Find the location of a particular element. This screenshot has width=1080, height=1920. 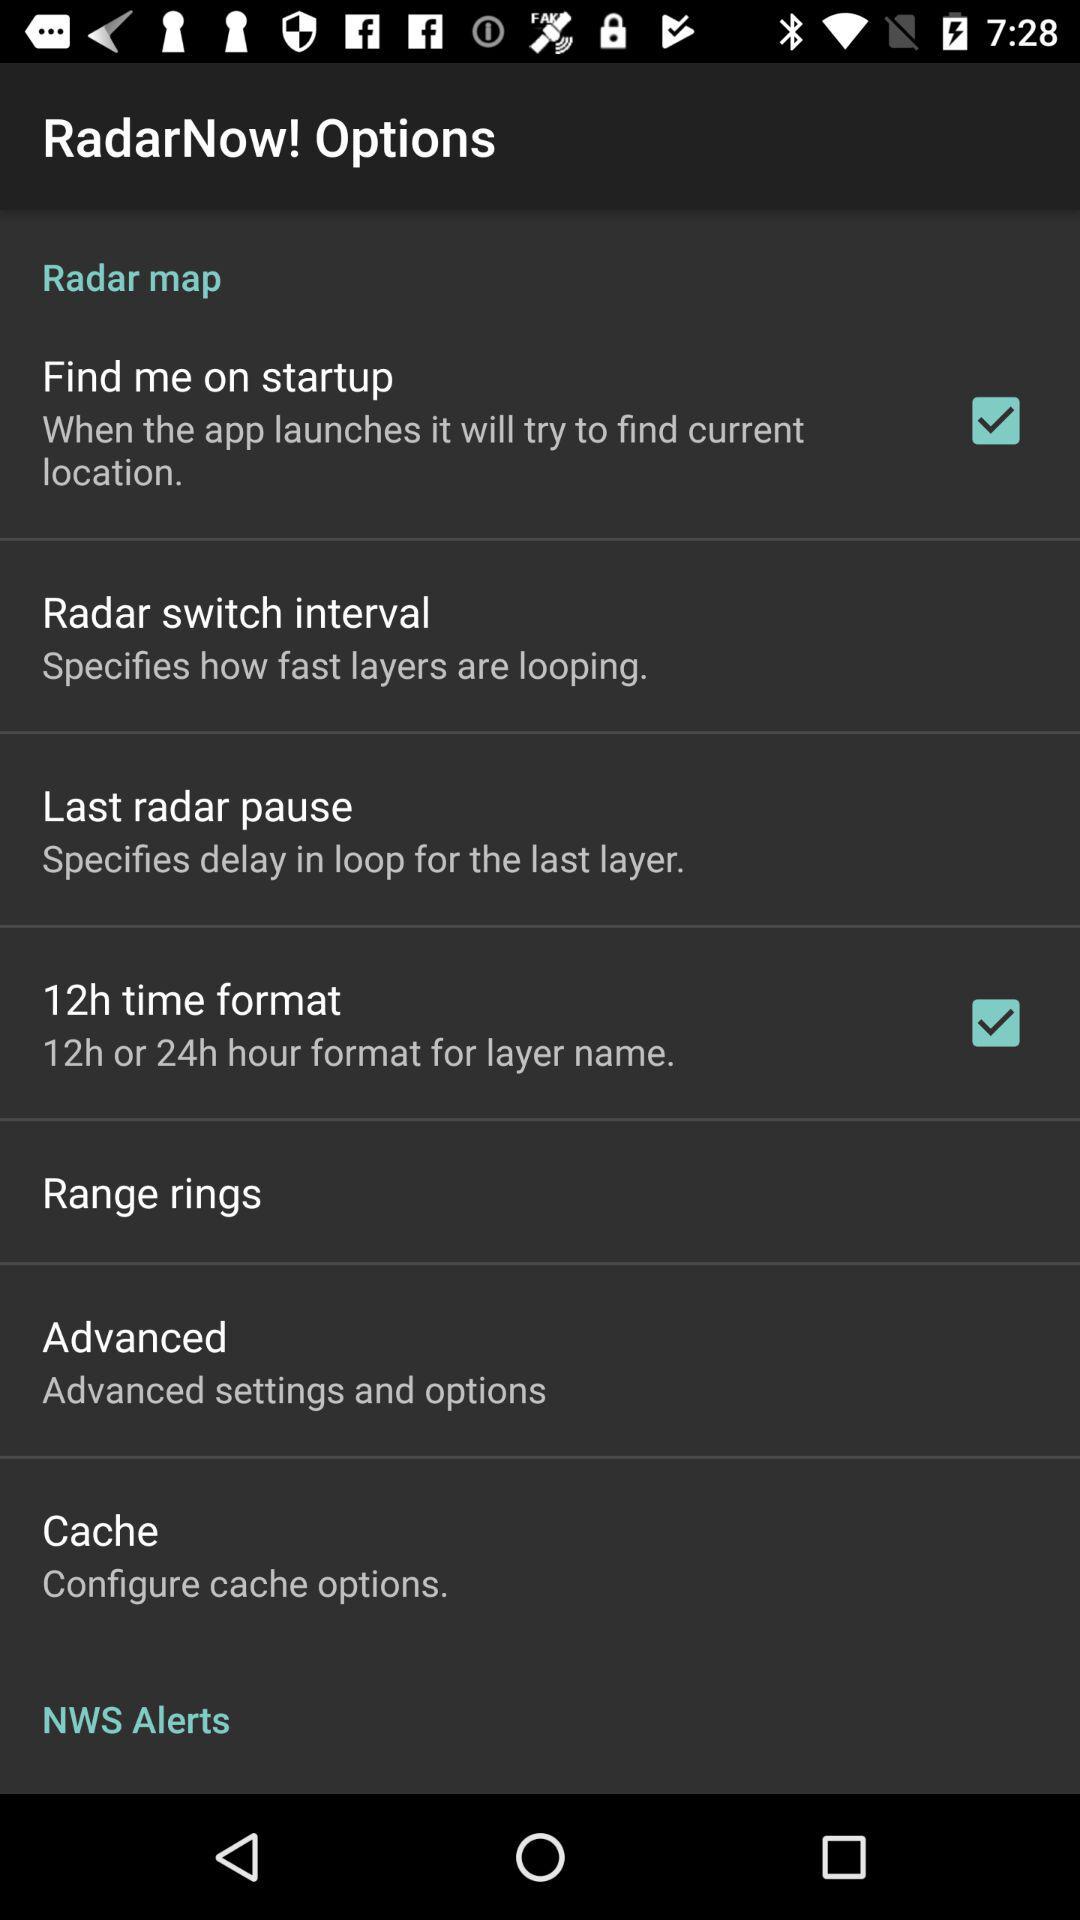

the find me on item is located at coordinates (217, 374).